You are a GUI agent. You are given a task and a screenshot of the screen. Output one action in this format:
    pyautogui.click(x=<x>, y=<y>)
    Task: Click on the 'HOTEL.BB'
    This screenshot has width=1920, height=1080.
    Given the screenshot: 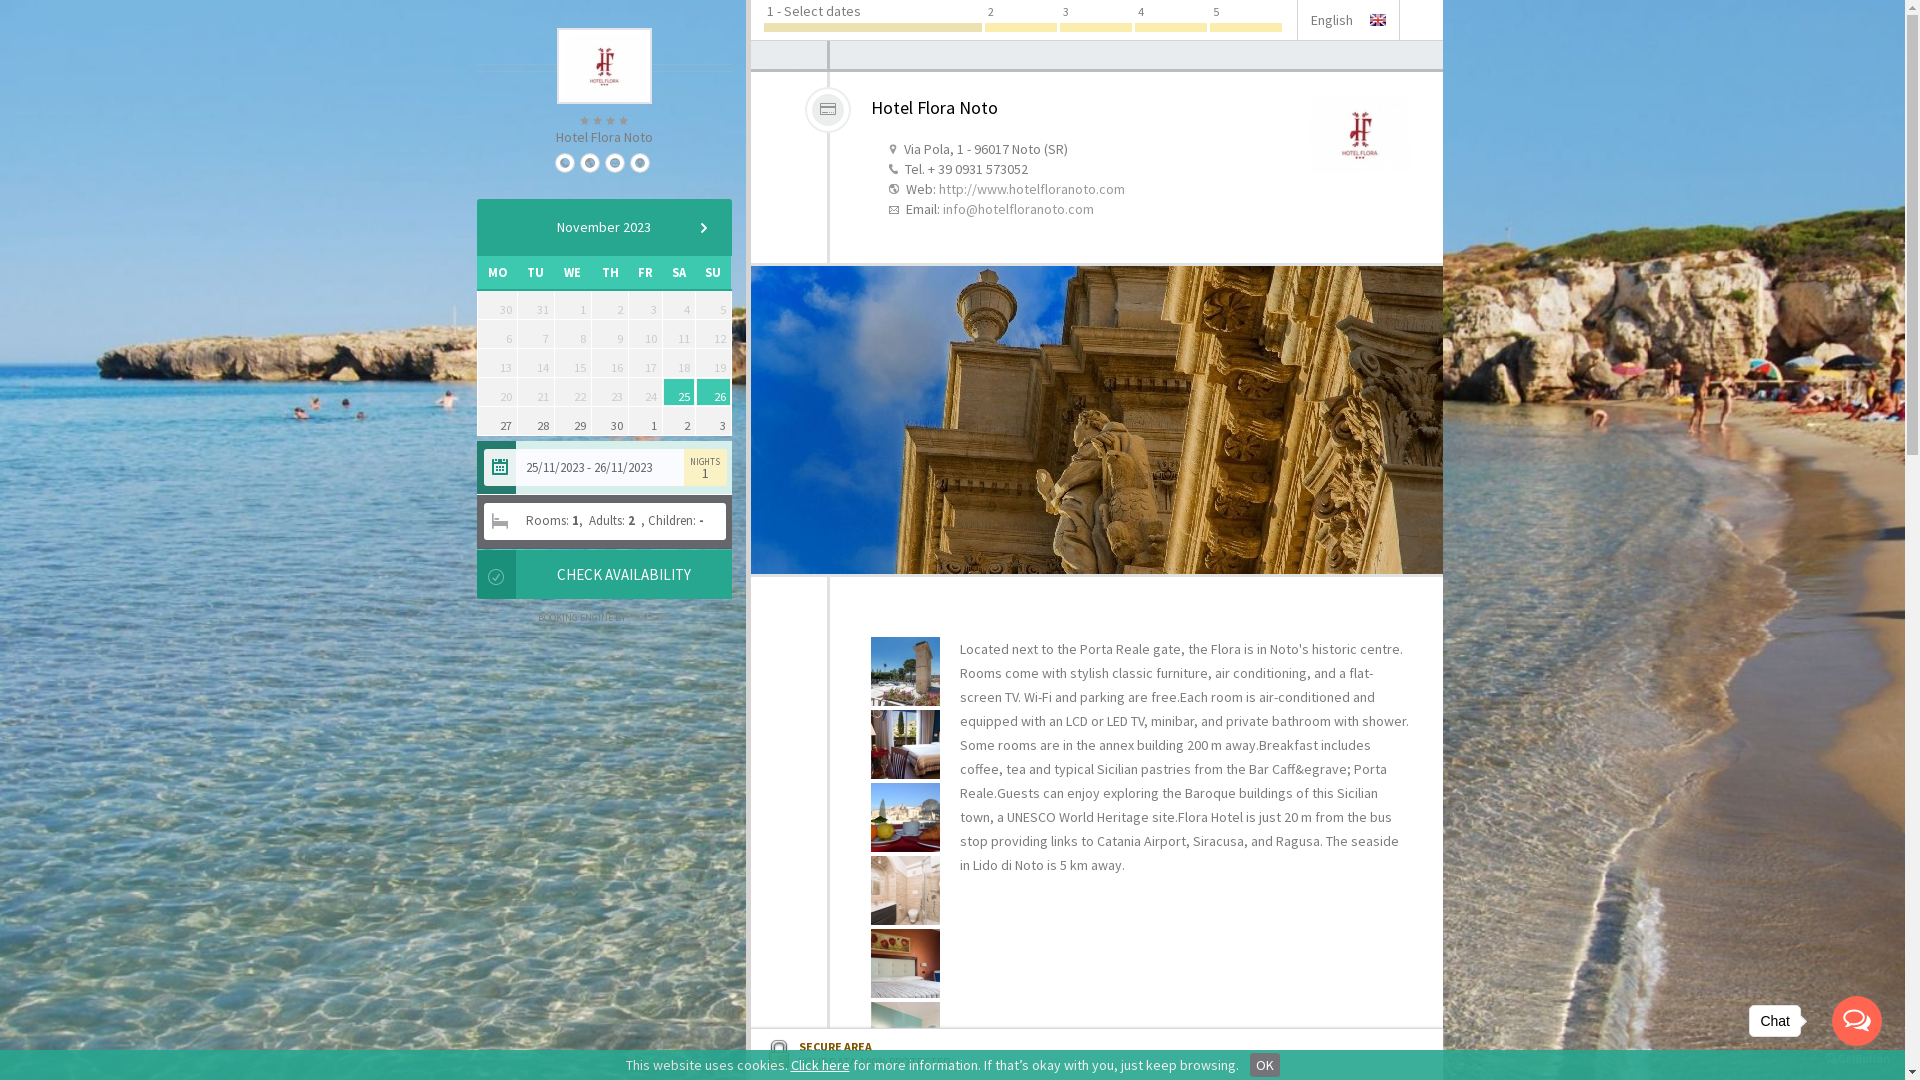 What is the action you would take?
    pyautogui.click(x=648, y=616)
    